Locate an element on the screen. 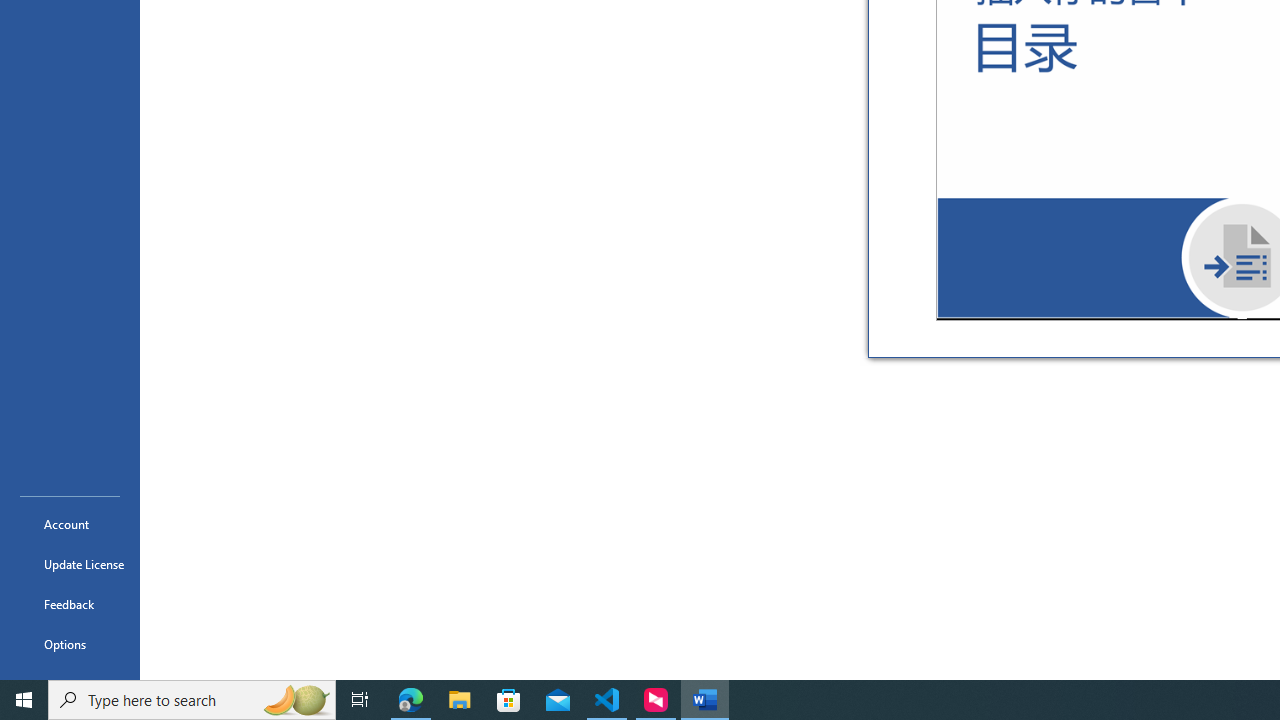  'Feedback' is located at coordinates (69, 603).